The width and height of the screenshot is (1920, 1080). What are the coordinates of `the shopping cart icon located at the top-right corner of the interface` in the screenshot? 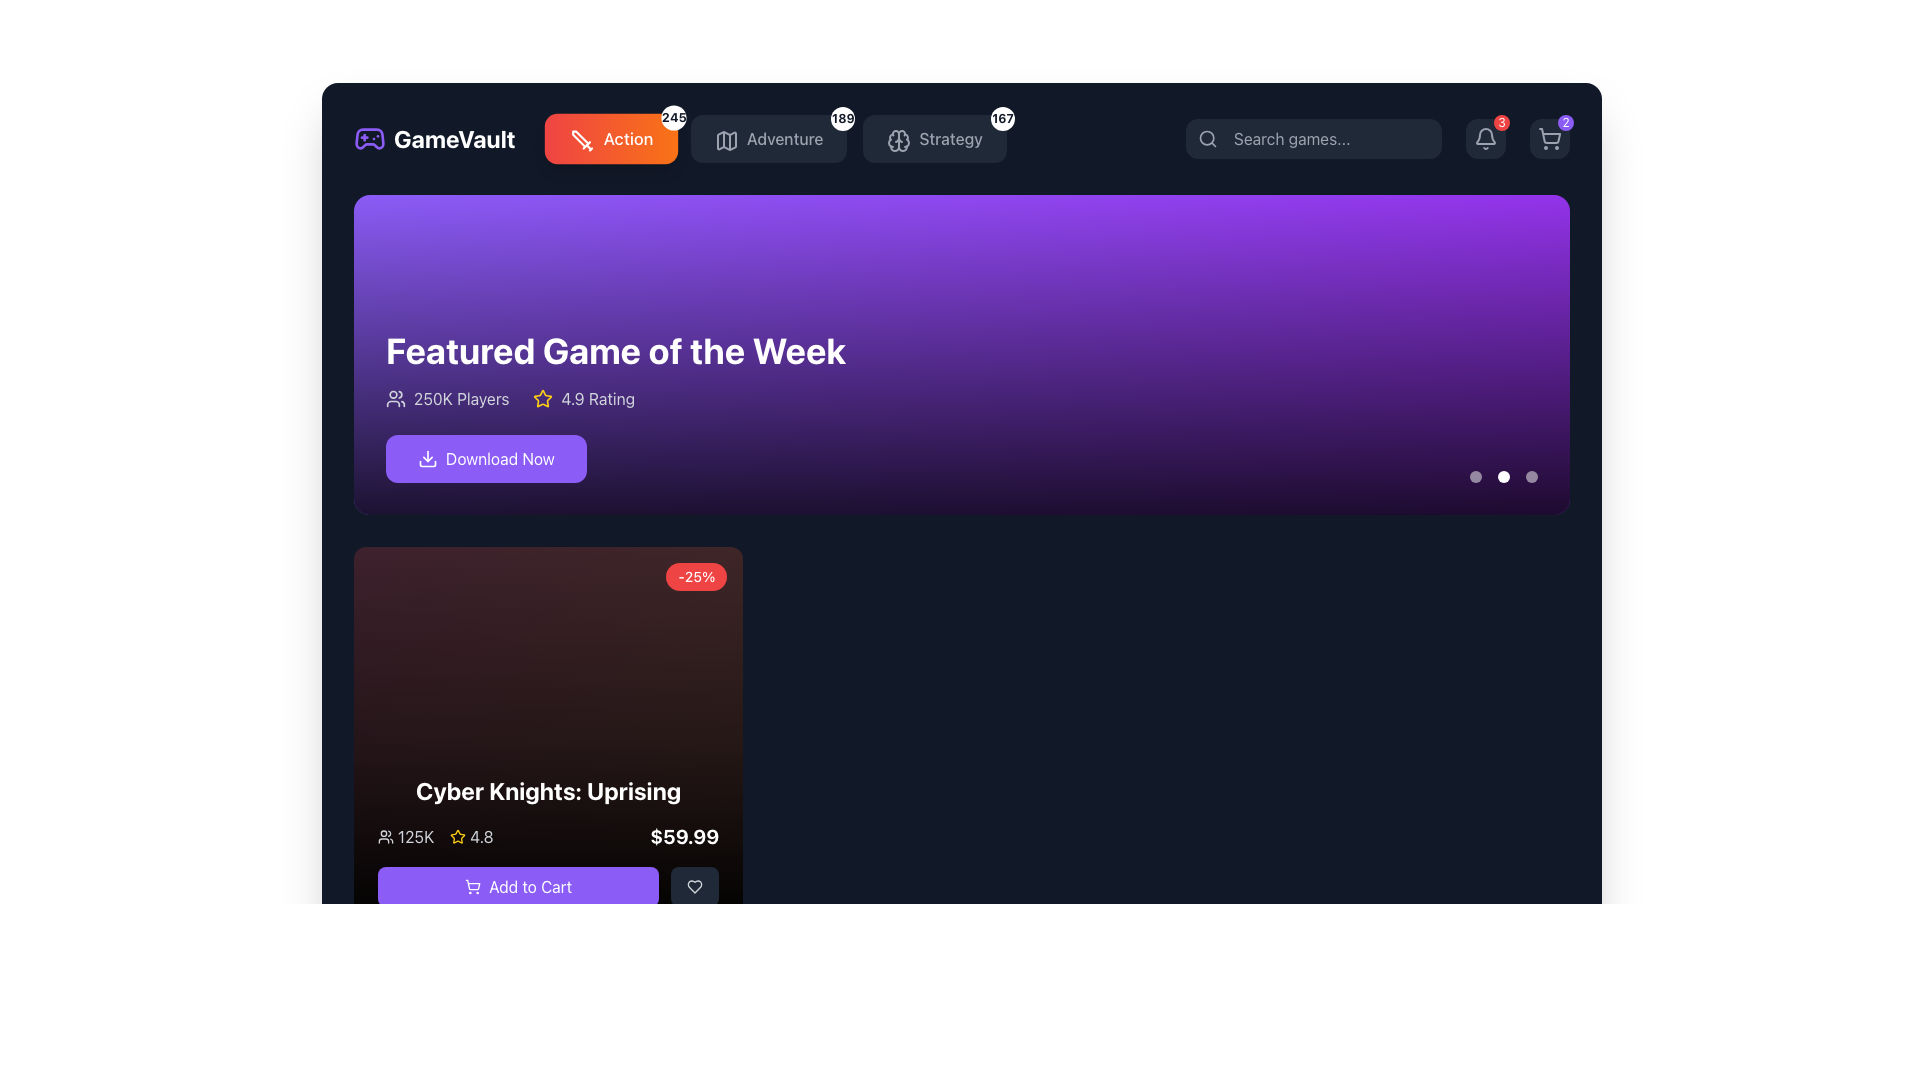 It's located at (1549, 137).